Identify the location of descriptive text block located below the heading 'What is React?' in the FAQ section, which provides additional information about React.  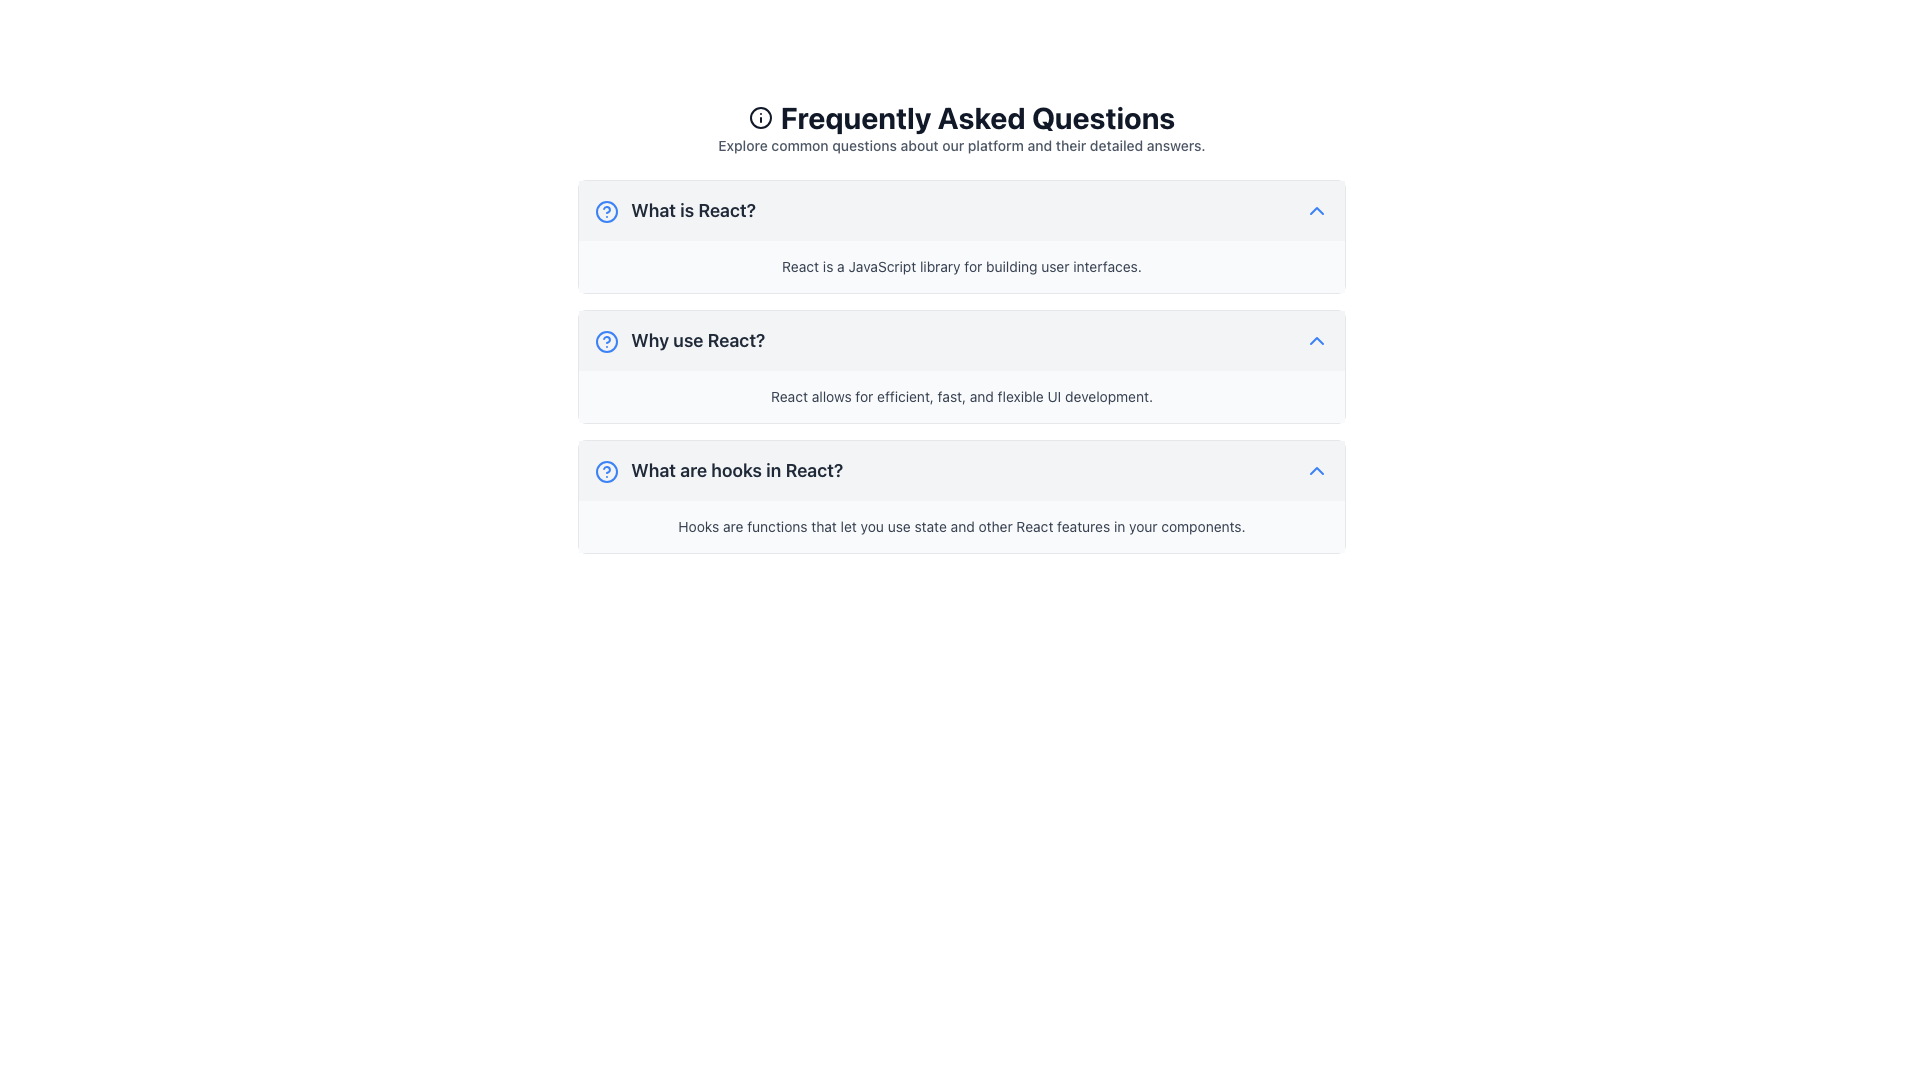
(961, 265).